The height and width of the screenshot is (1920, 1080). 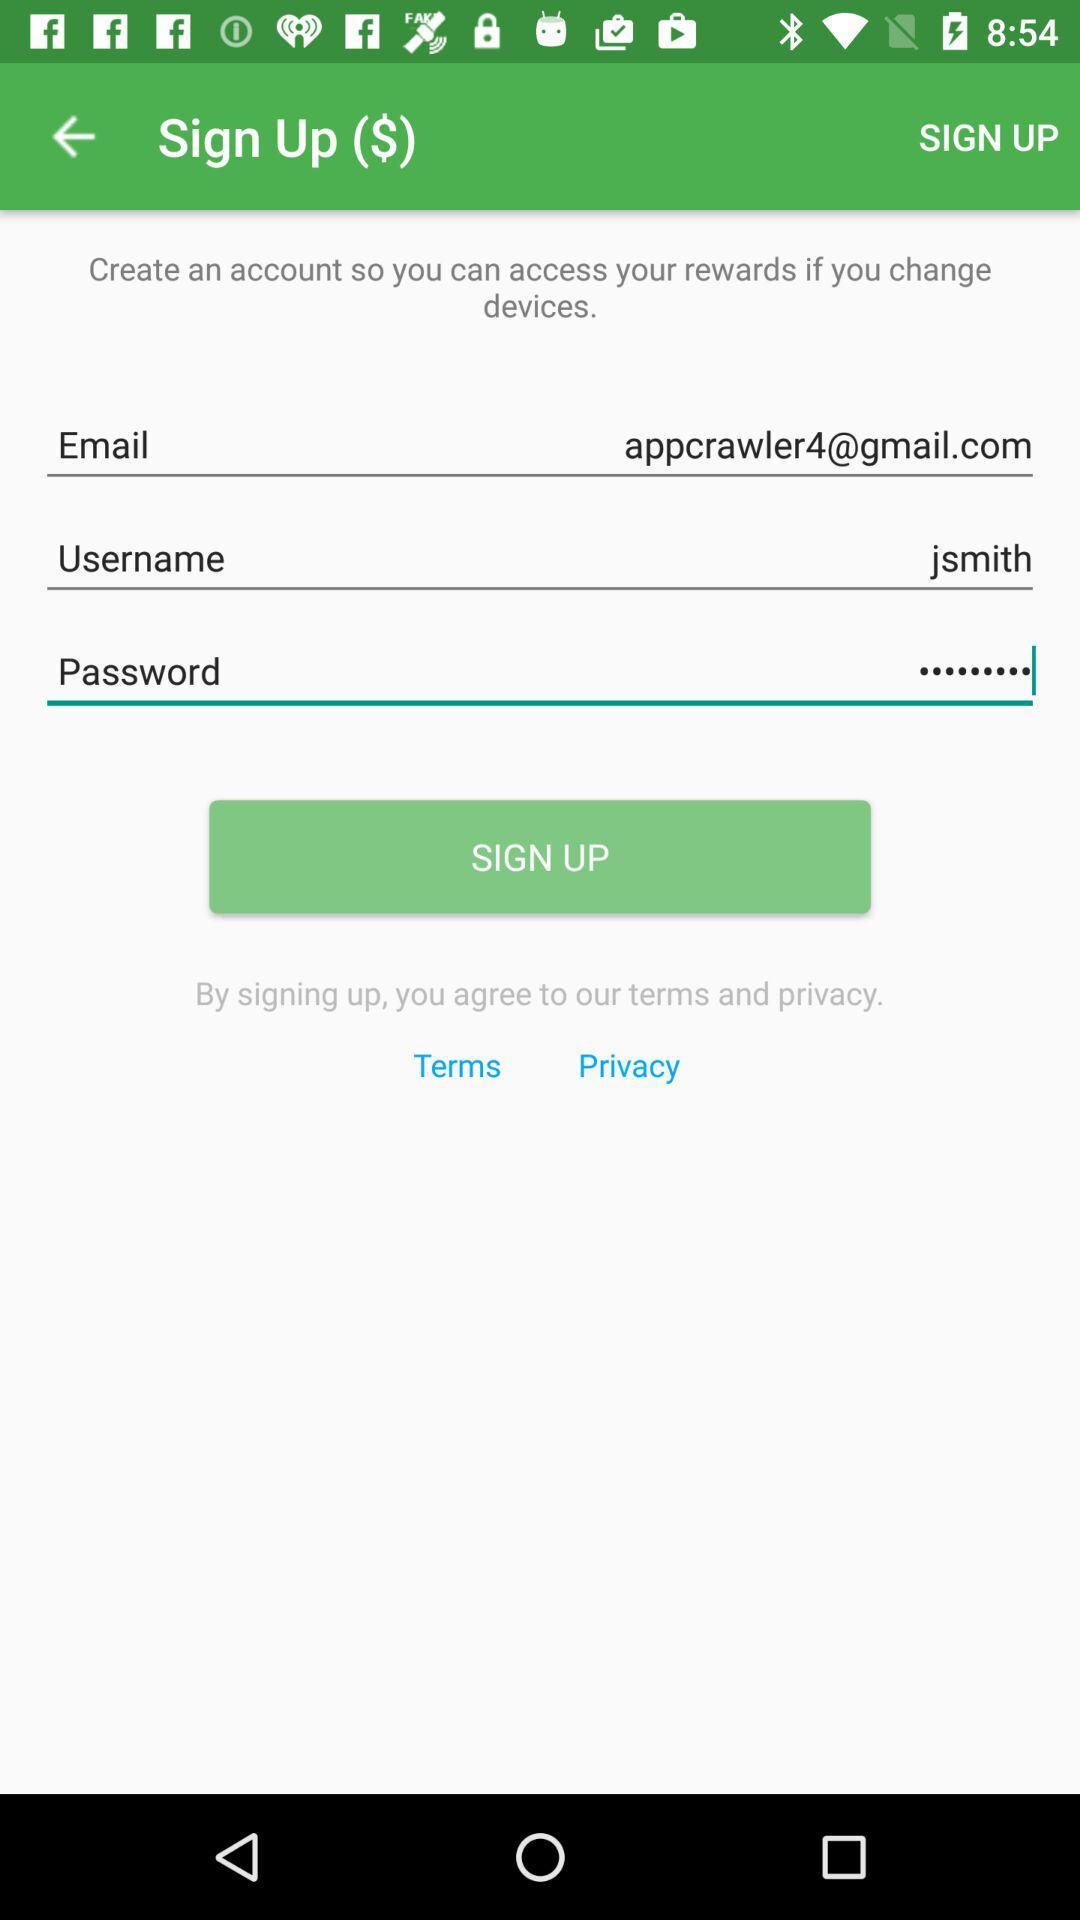 What do you see at coordinates (72, 135) in the screenshot?
I see `the item next to the sign up ($) item` at bounding box center [72, 135].